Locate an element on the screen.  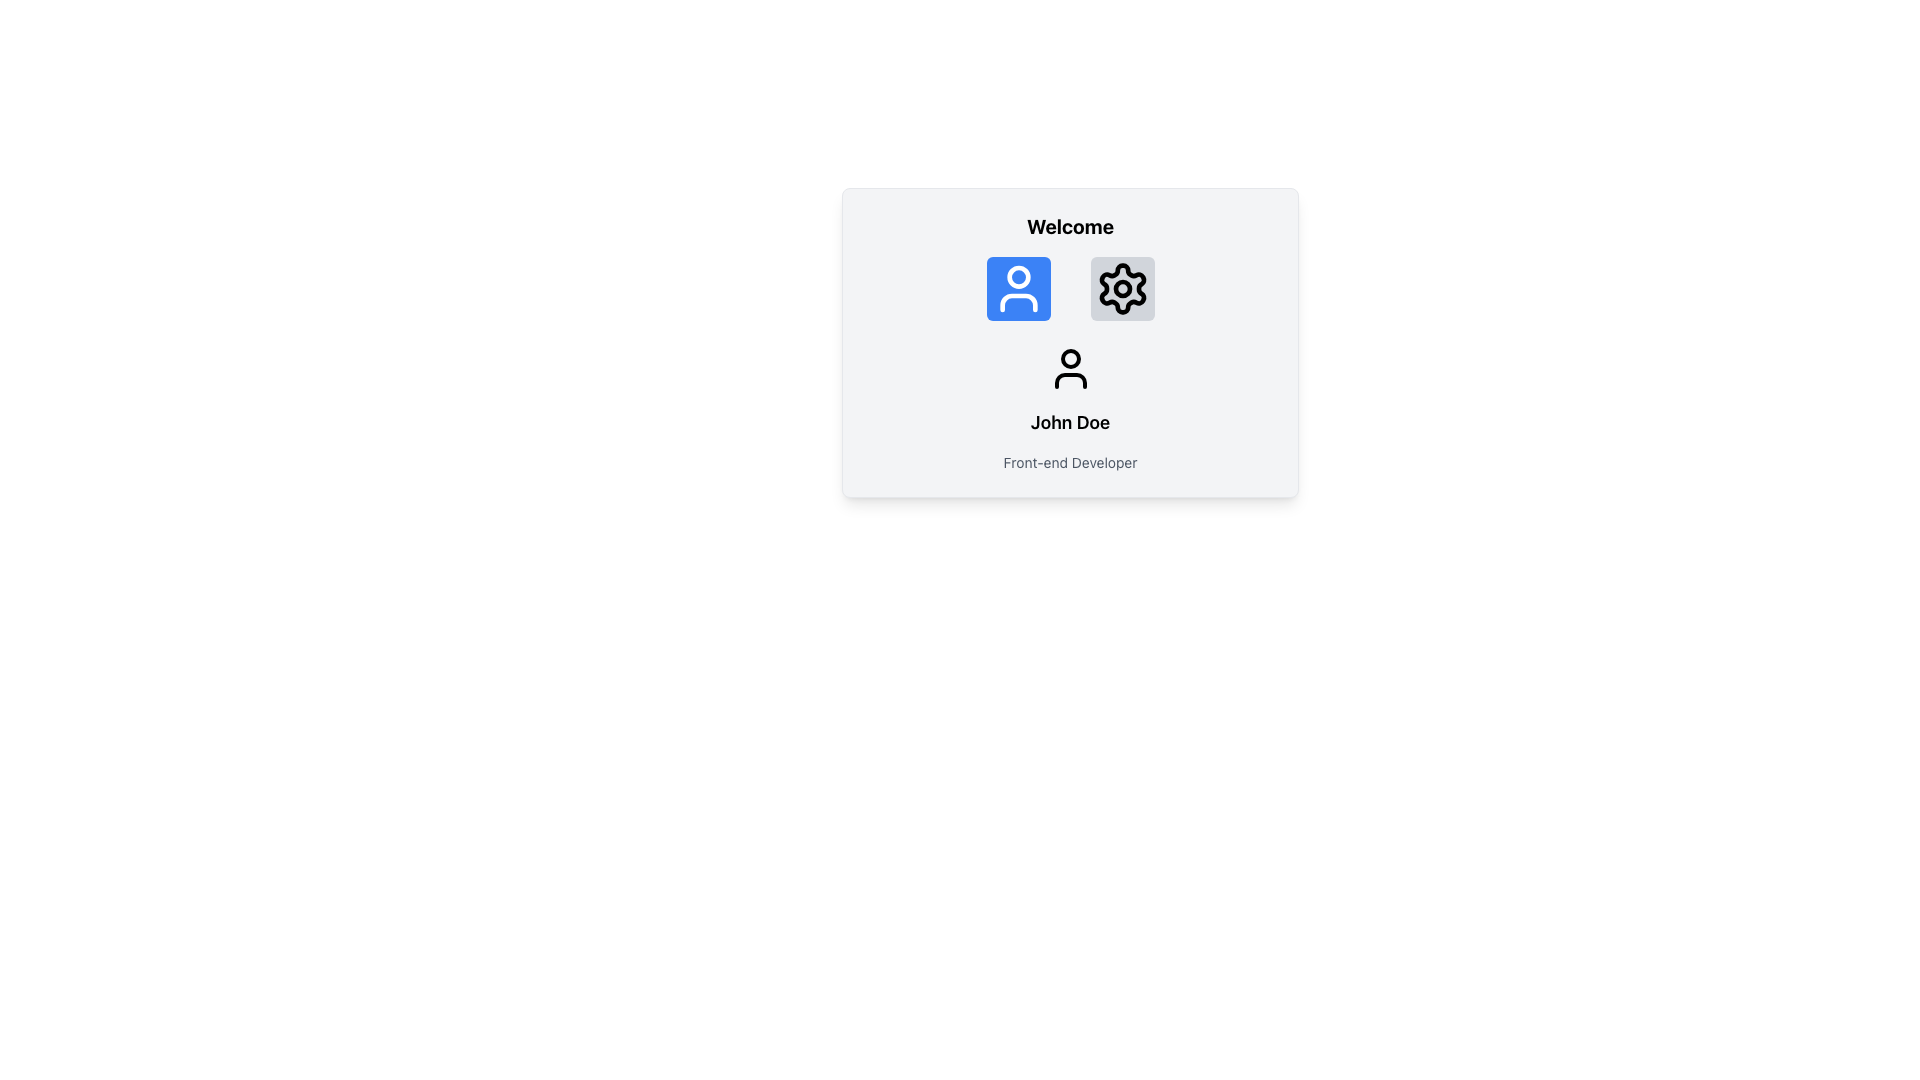
the SVG circle representing the user profile icon, which is the first of two icons arranged horizontally at the top of the card interface is located at coordinates (1018, 277).